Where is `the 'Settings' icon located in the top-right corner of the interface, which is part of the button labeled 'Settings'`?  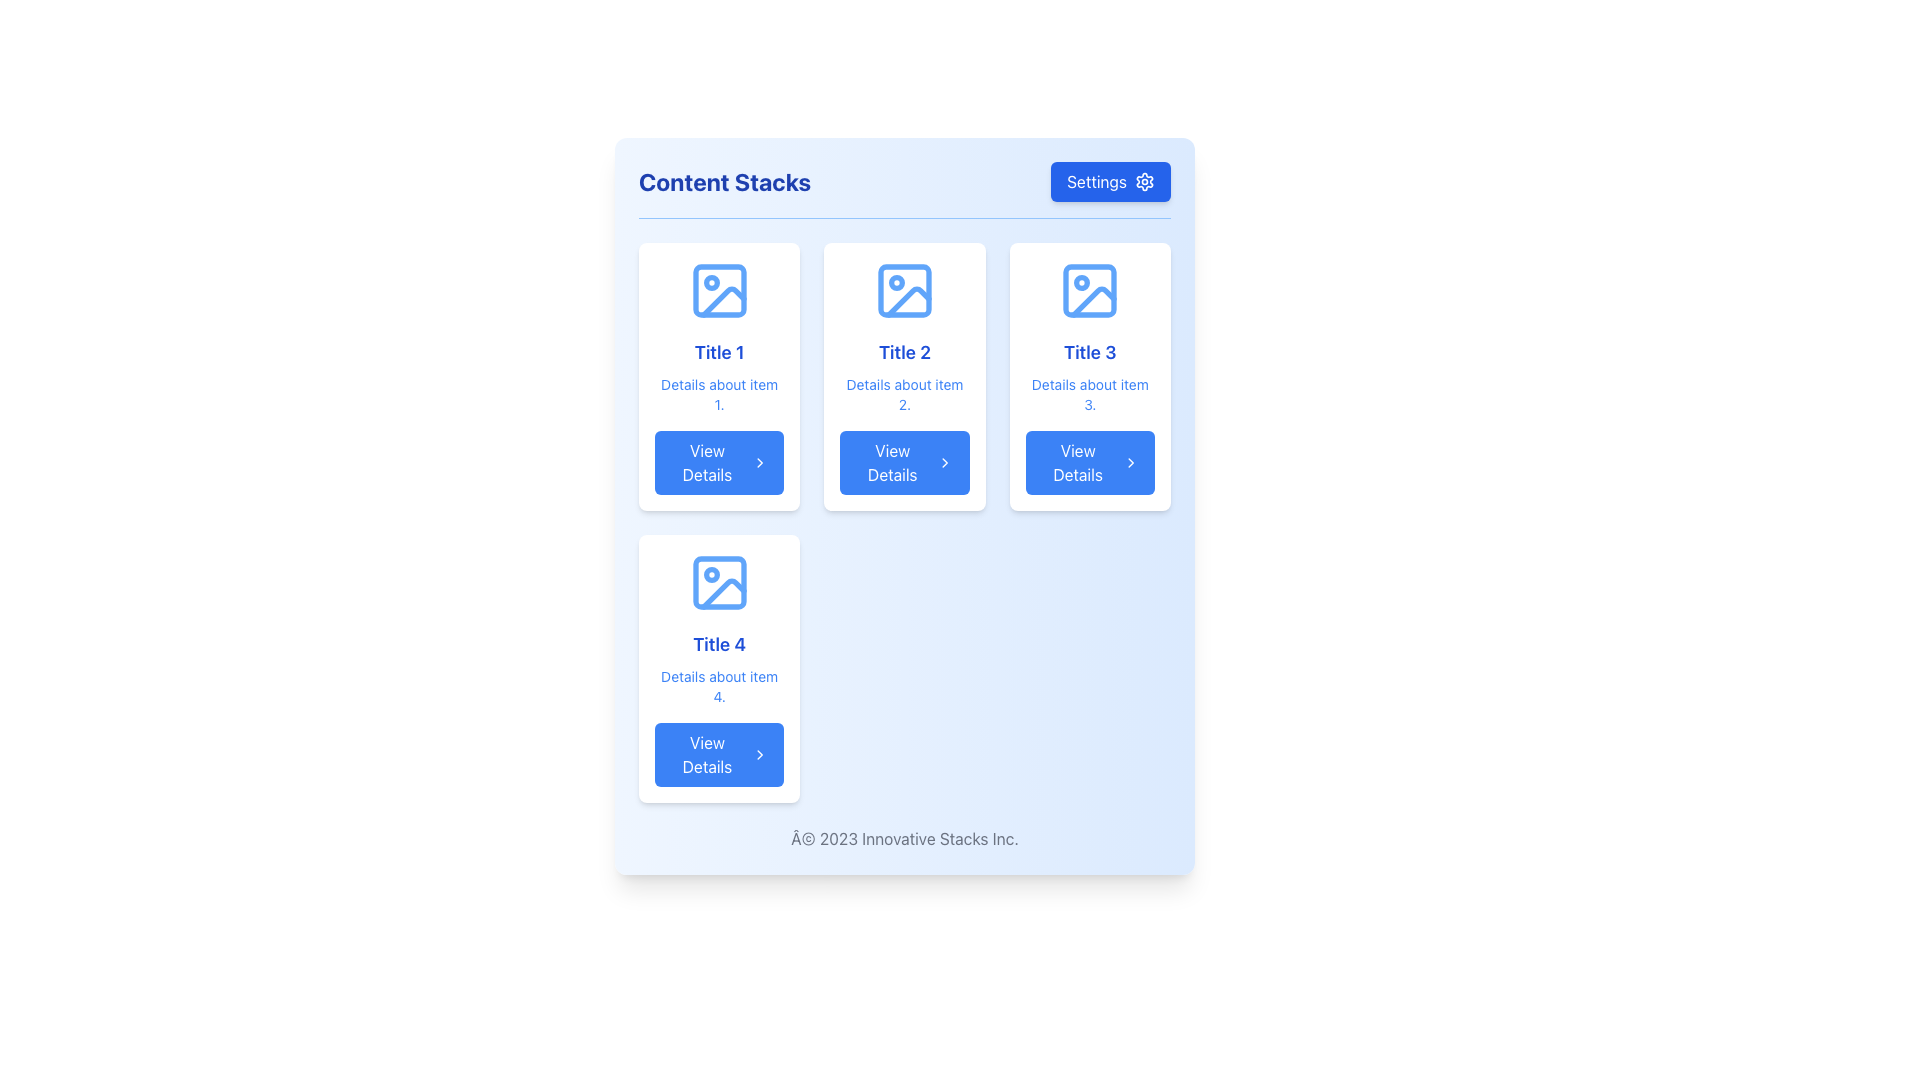
the 'Settings' icon located in the top-right corner of the interface, which is part of the button labeled 'Settings' is located at coordinates (1145, 181).